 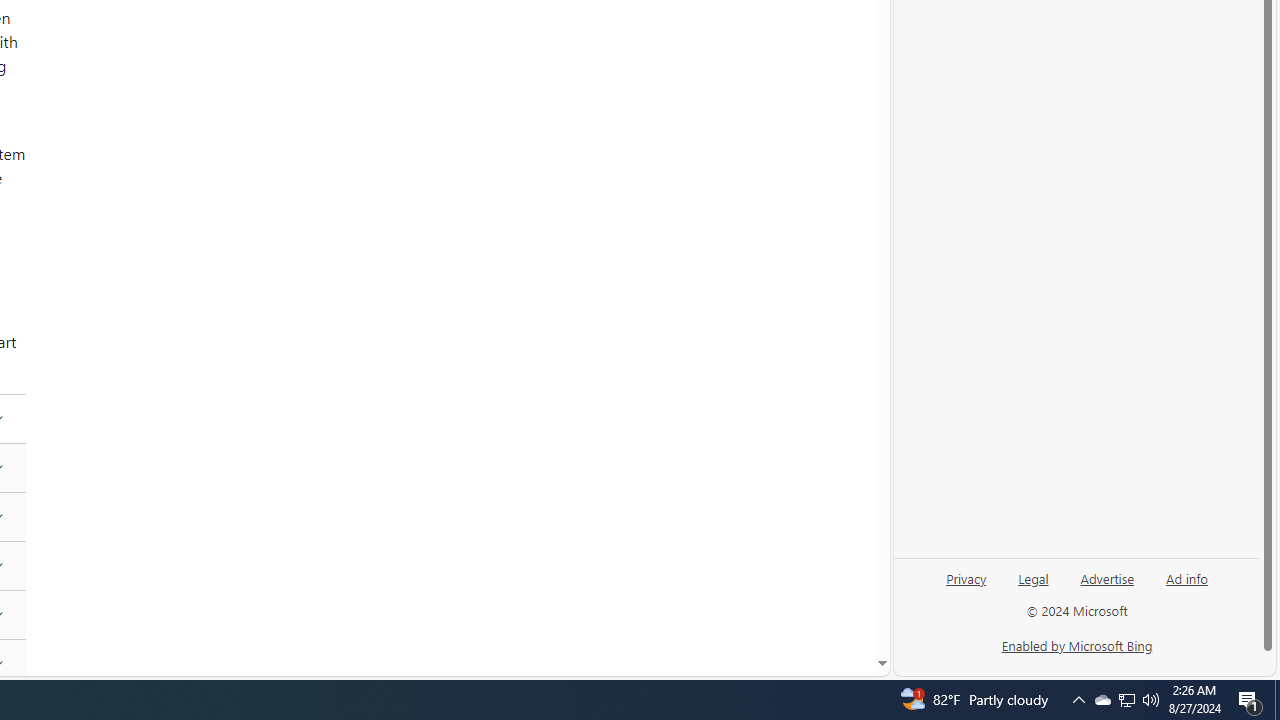 What do you see at coordinates (1033, 577) in the screenshot?
I see `'Legal'` at bounding box center [1033, 577].